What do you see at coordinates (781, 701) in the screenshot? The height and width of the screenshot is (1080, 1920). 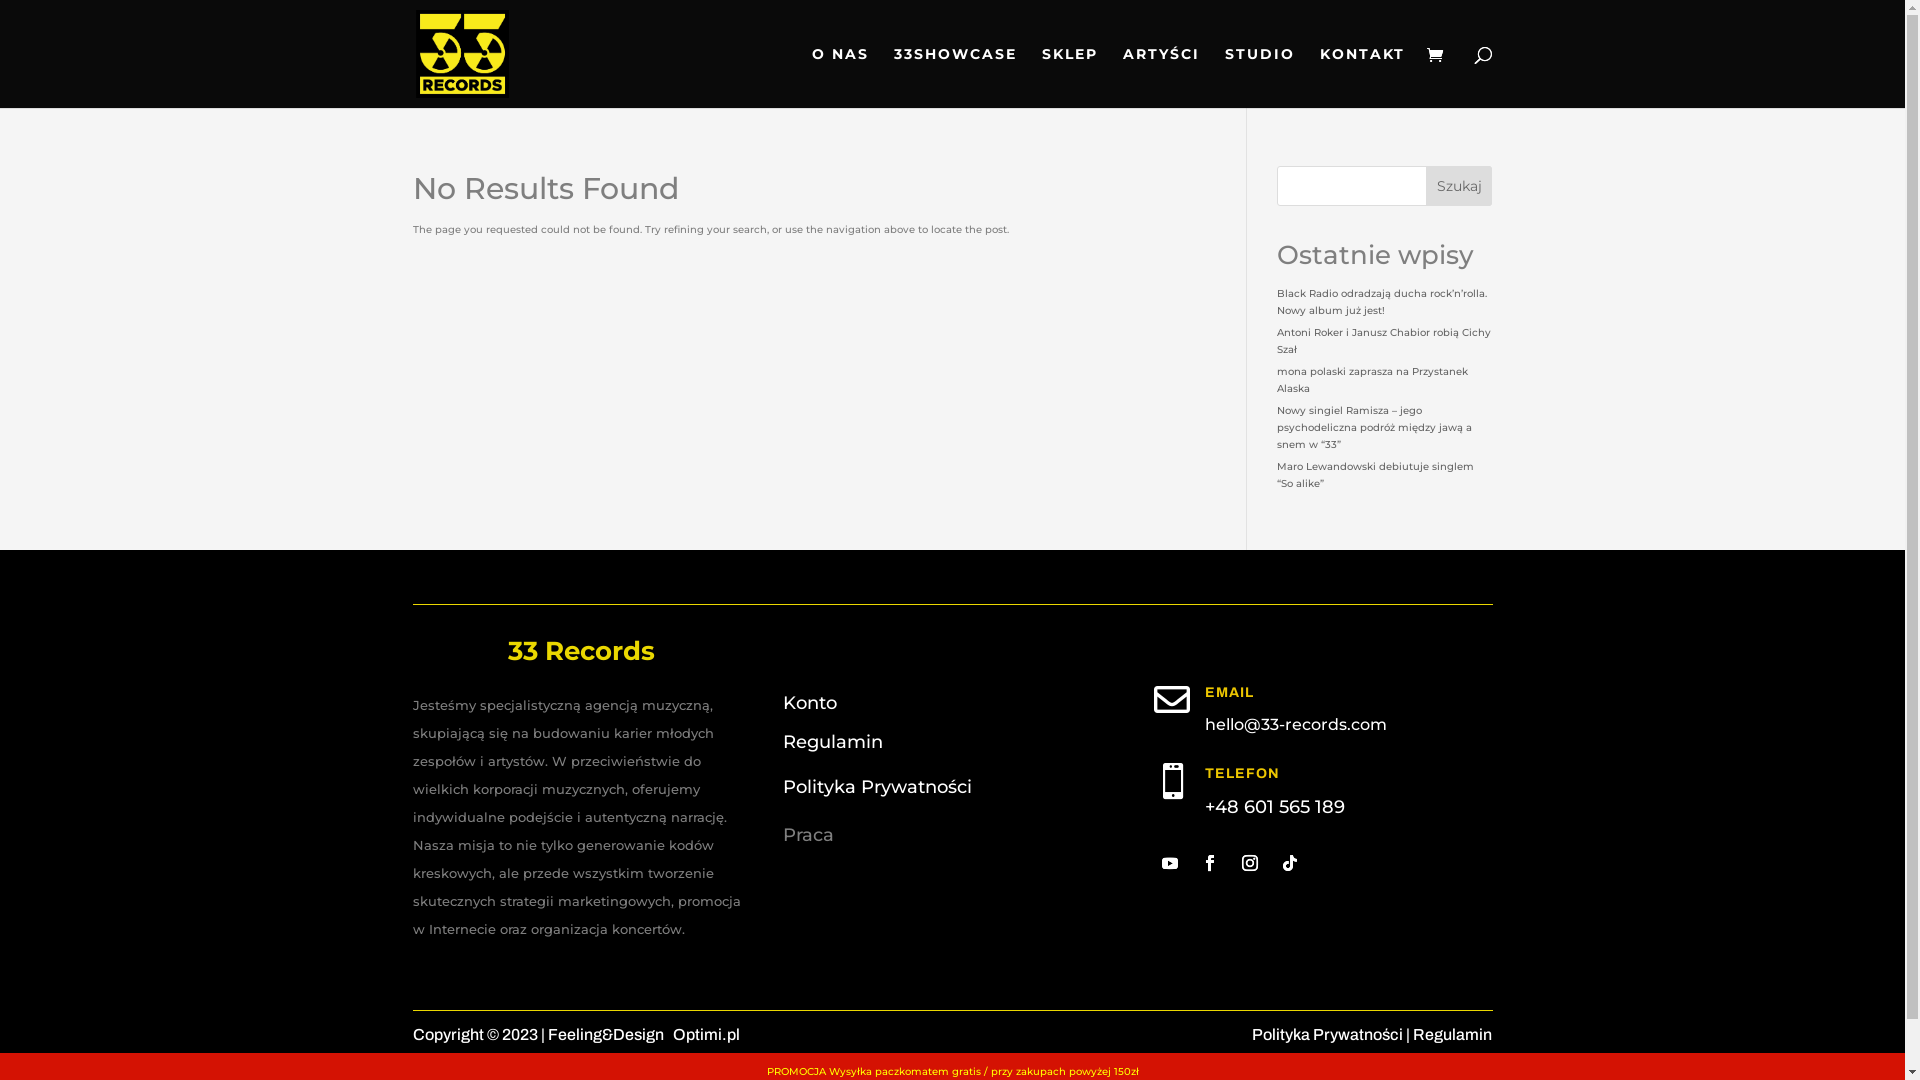 I see `'Konto'` at bounding box center [781, 701].